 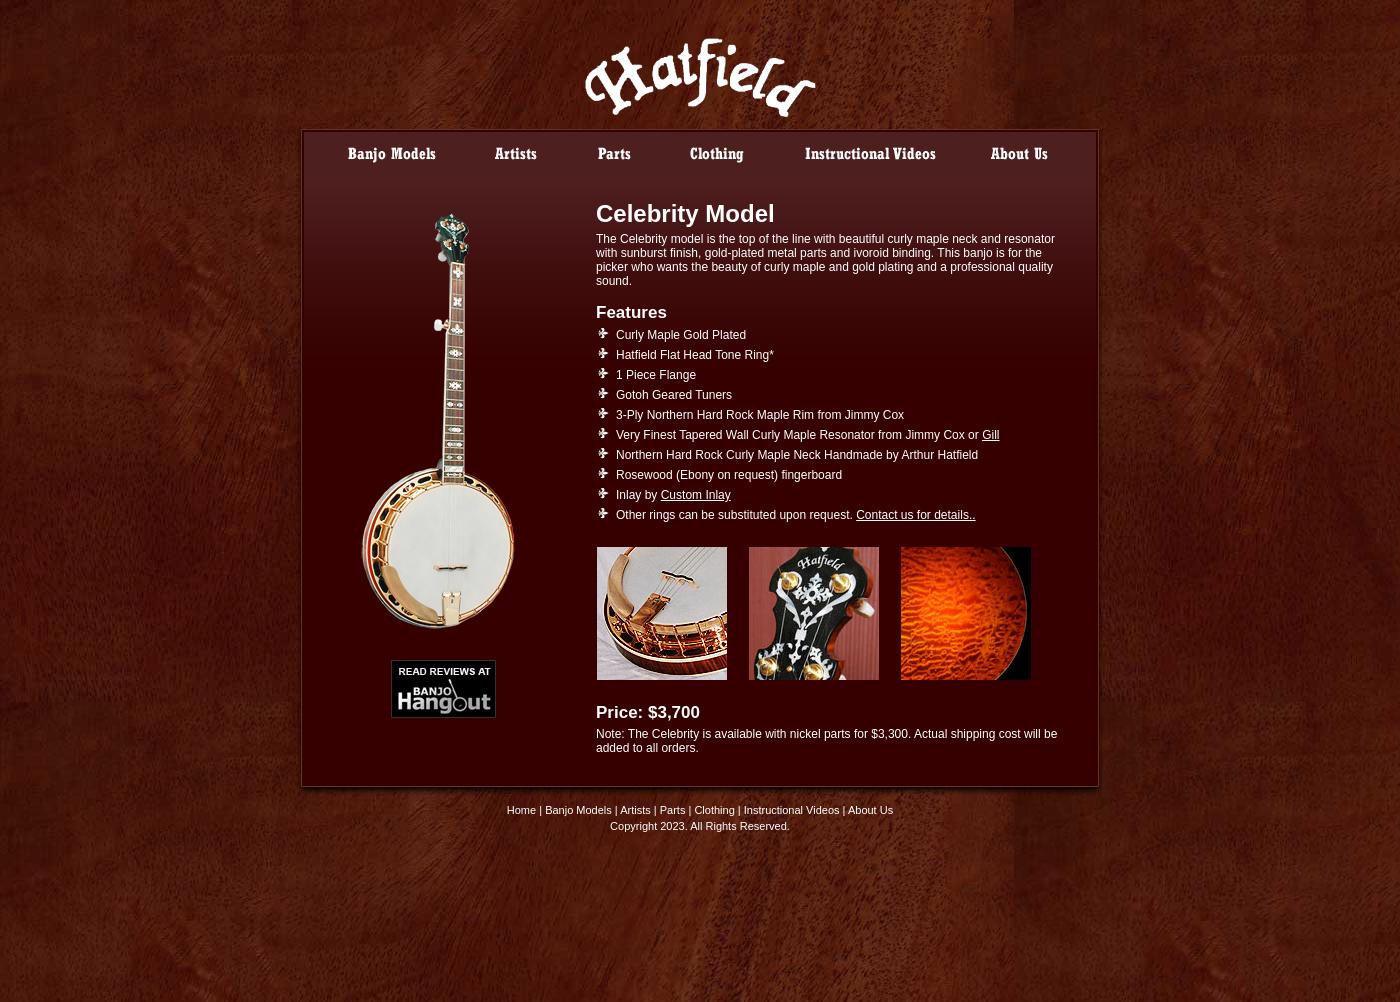 What do you see at coordinates (656, 375) in the screenshot?
I see `'1 Piece Flange'` at bounding box center [656, 375].